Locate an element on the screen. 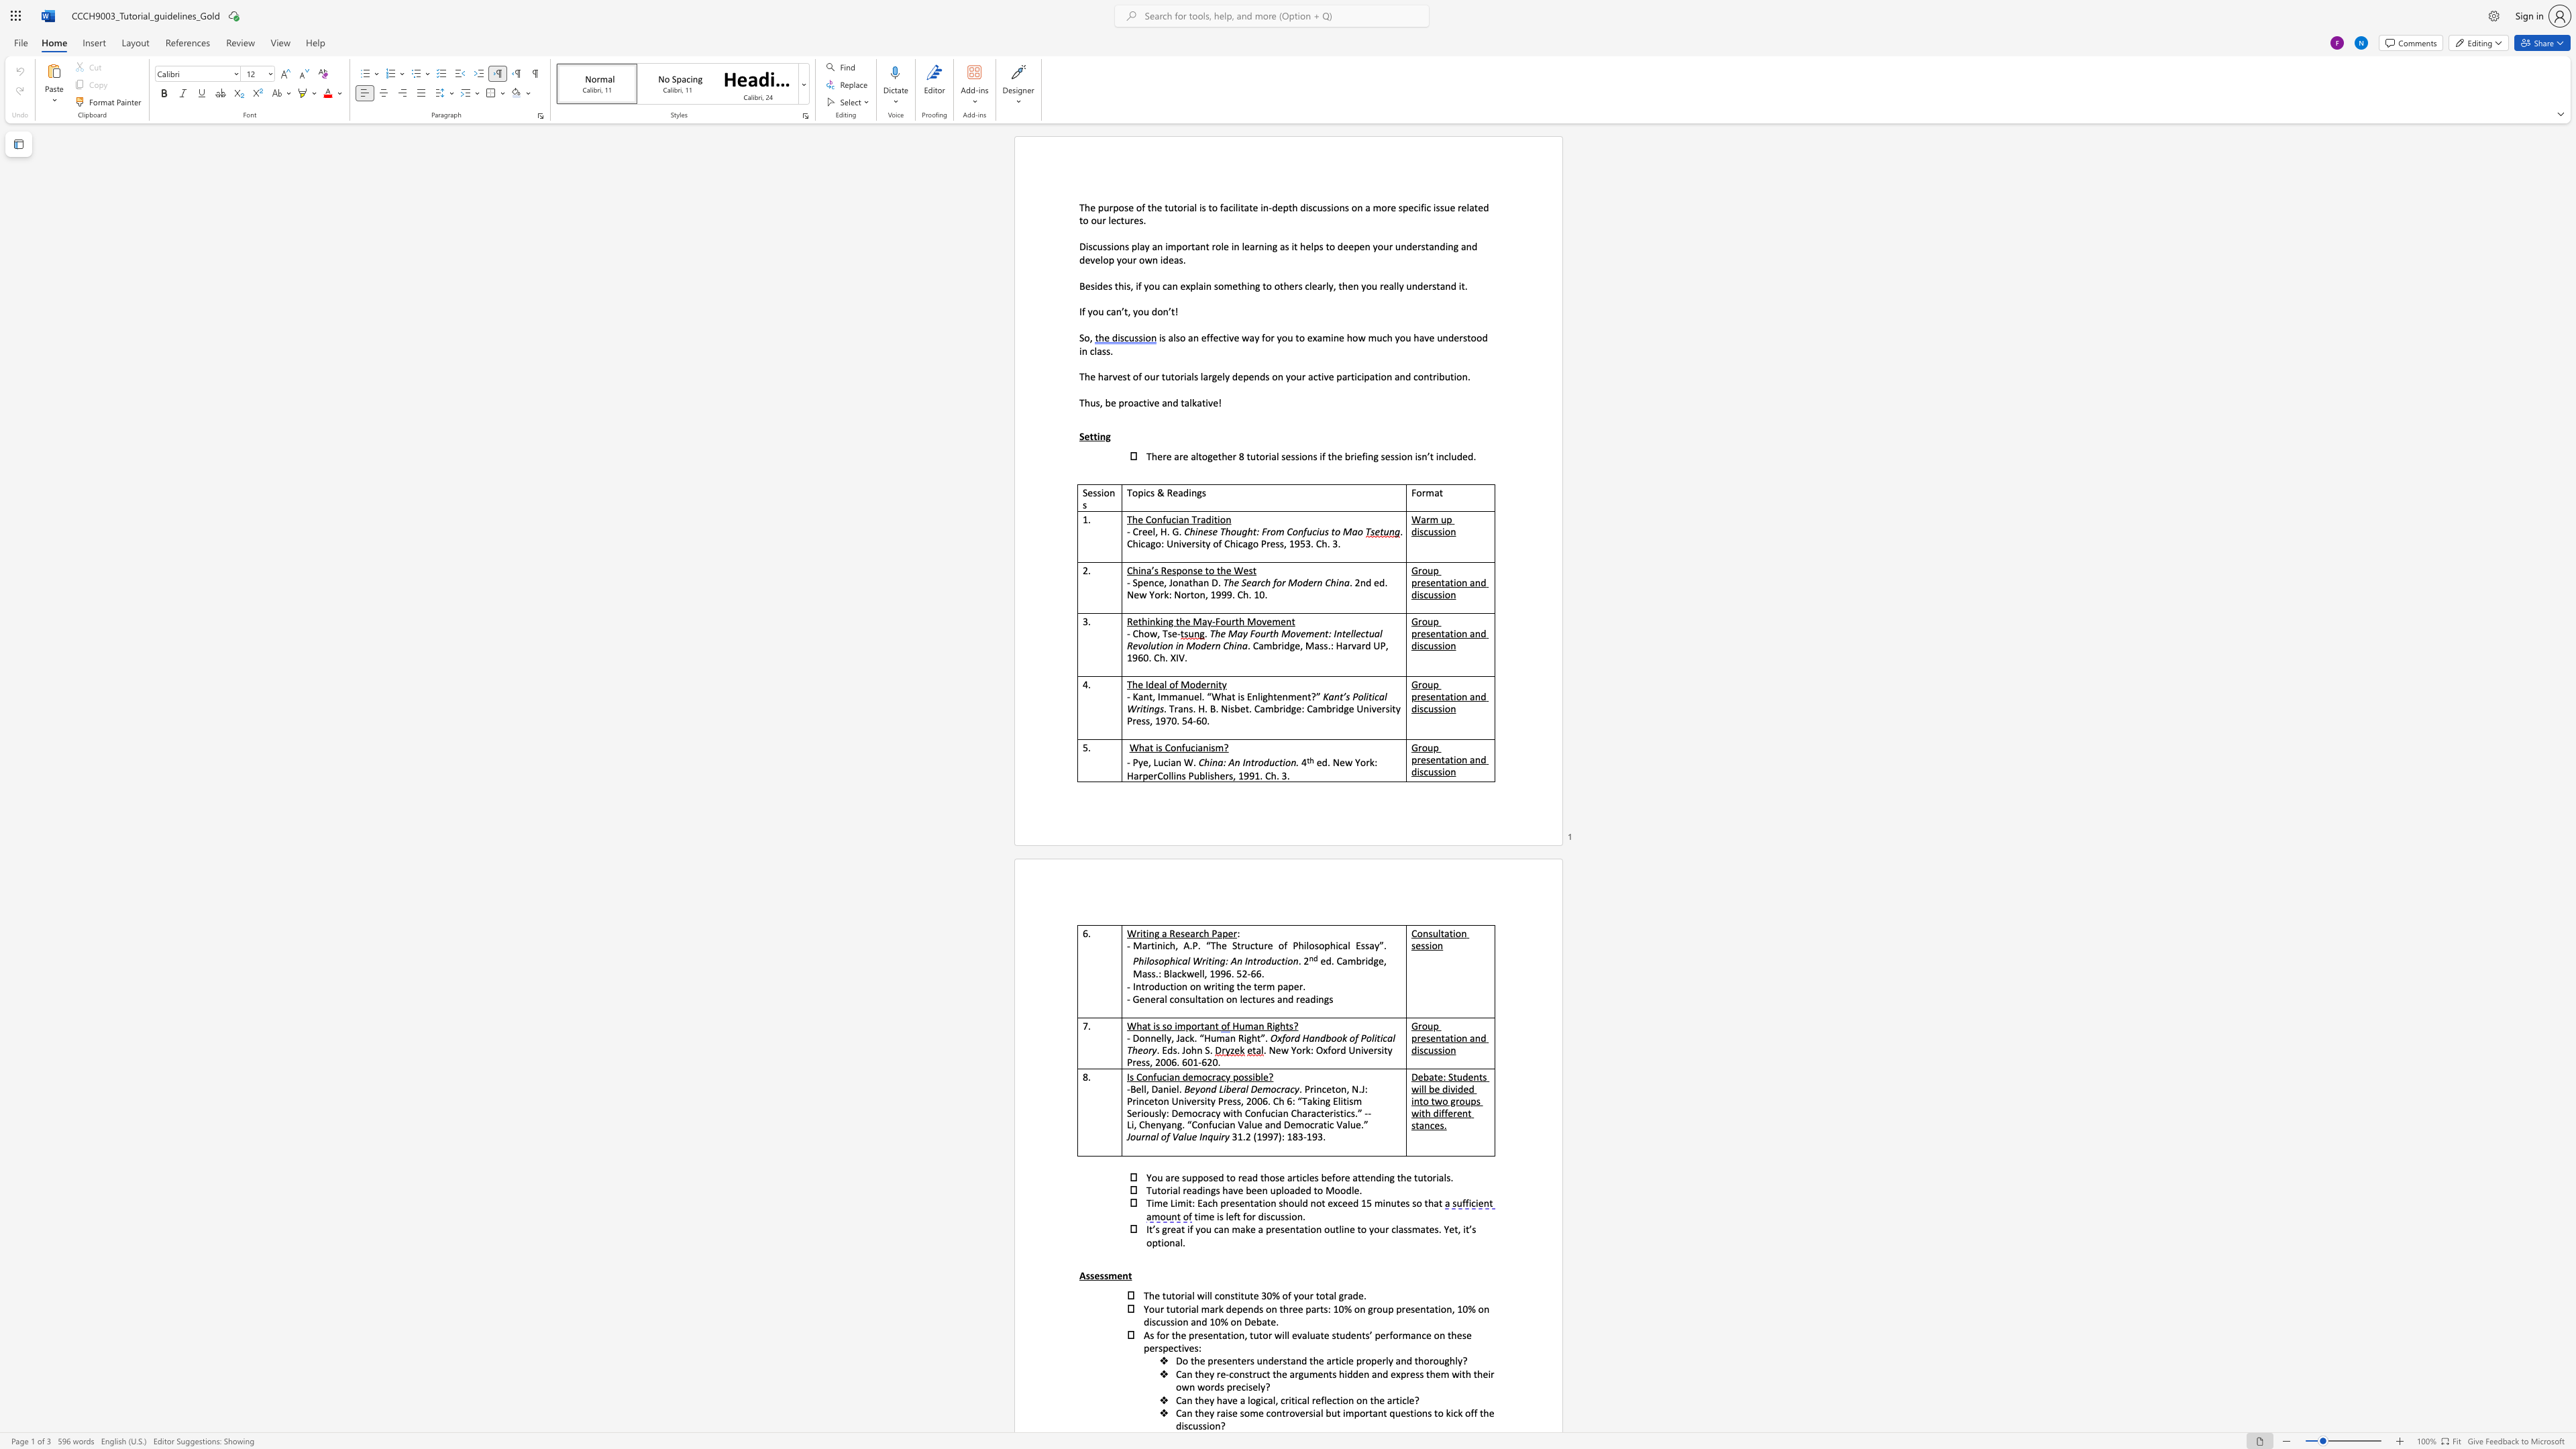 The image size is (2576, 1449). the subset text "io" within the text "Group presentation and discussion" is located at coordinates (1442, 771).